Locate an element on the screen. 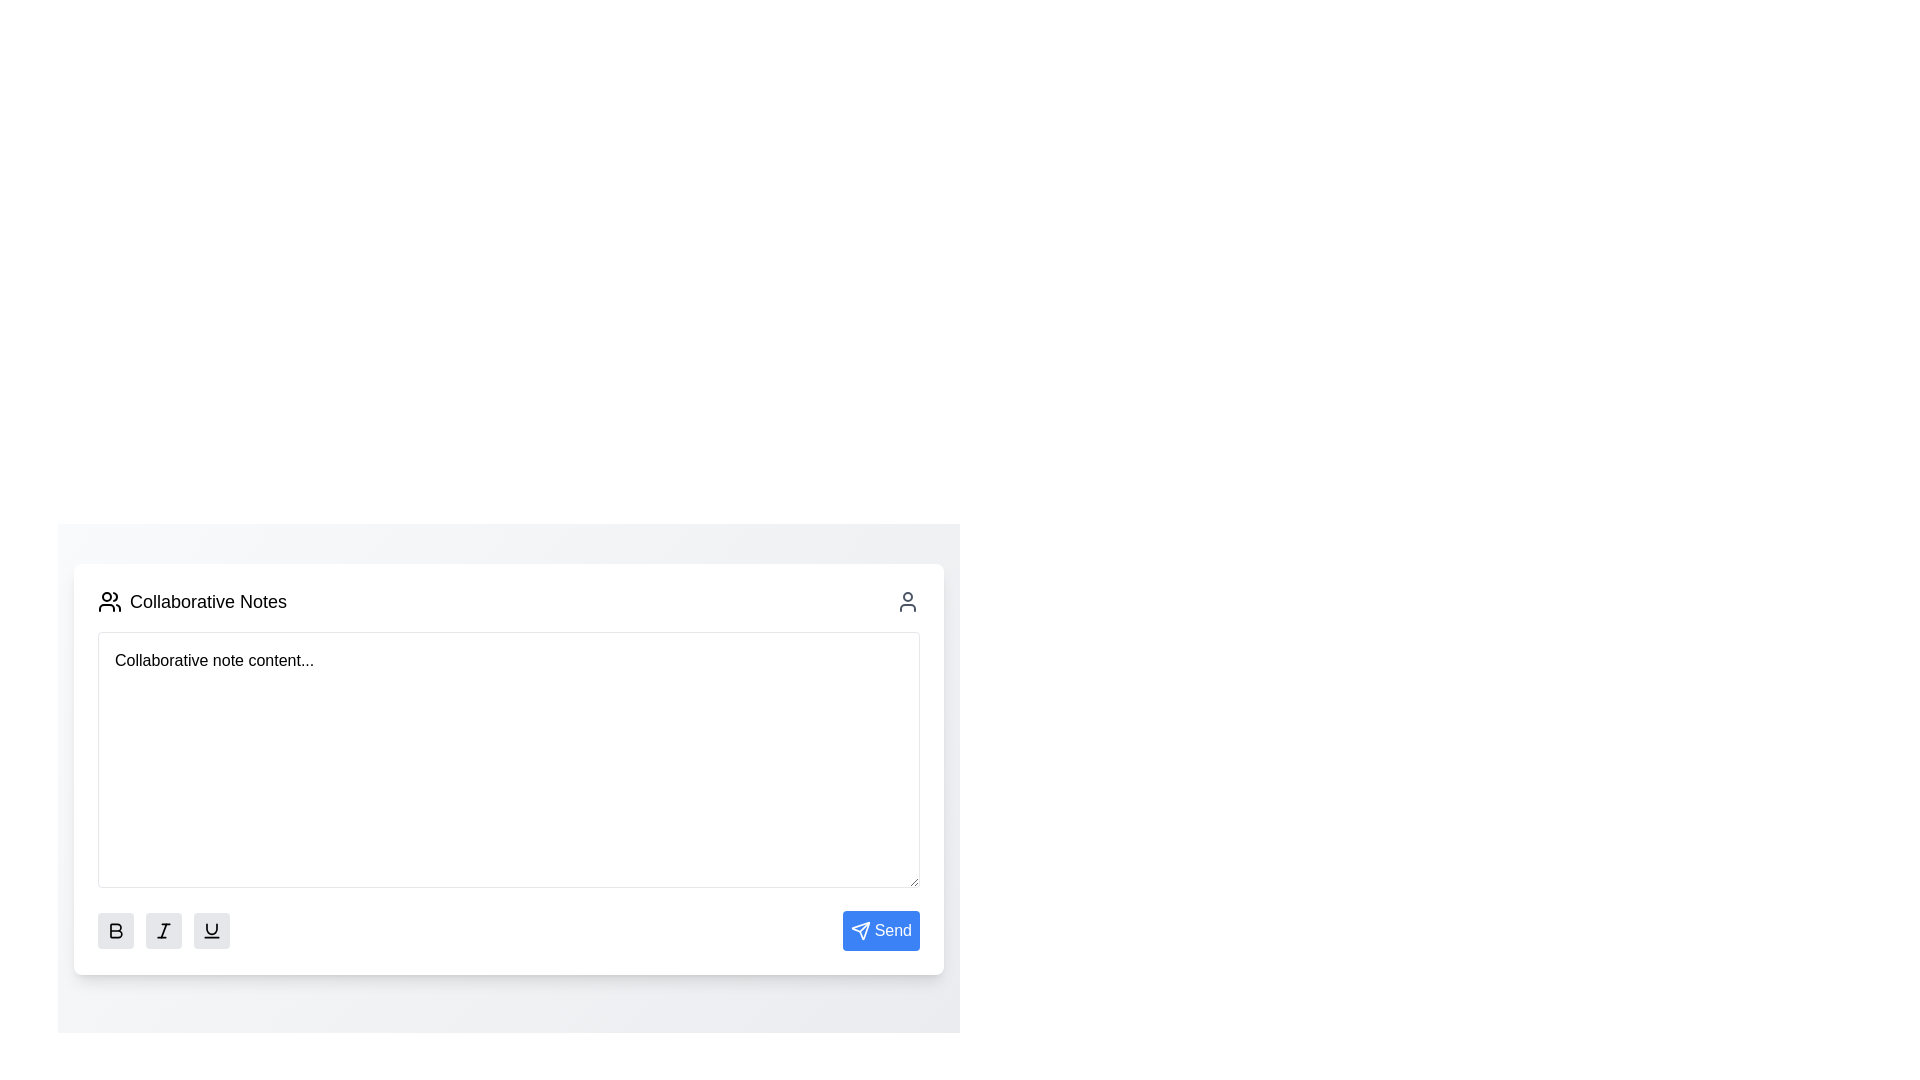  the underline button located in the bottom center area of the interface, specifically the third button from the left among similar-sized buttons including 'Bold' and 'Italic' is located at coordinates (211, 930).